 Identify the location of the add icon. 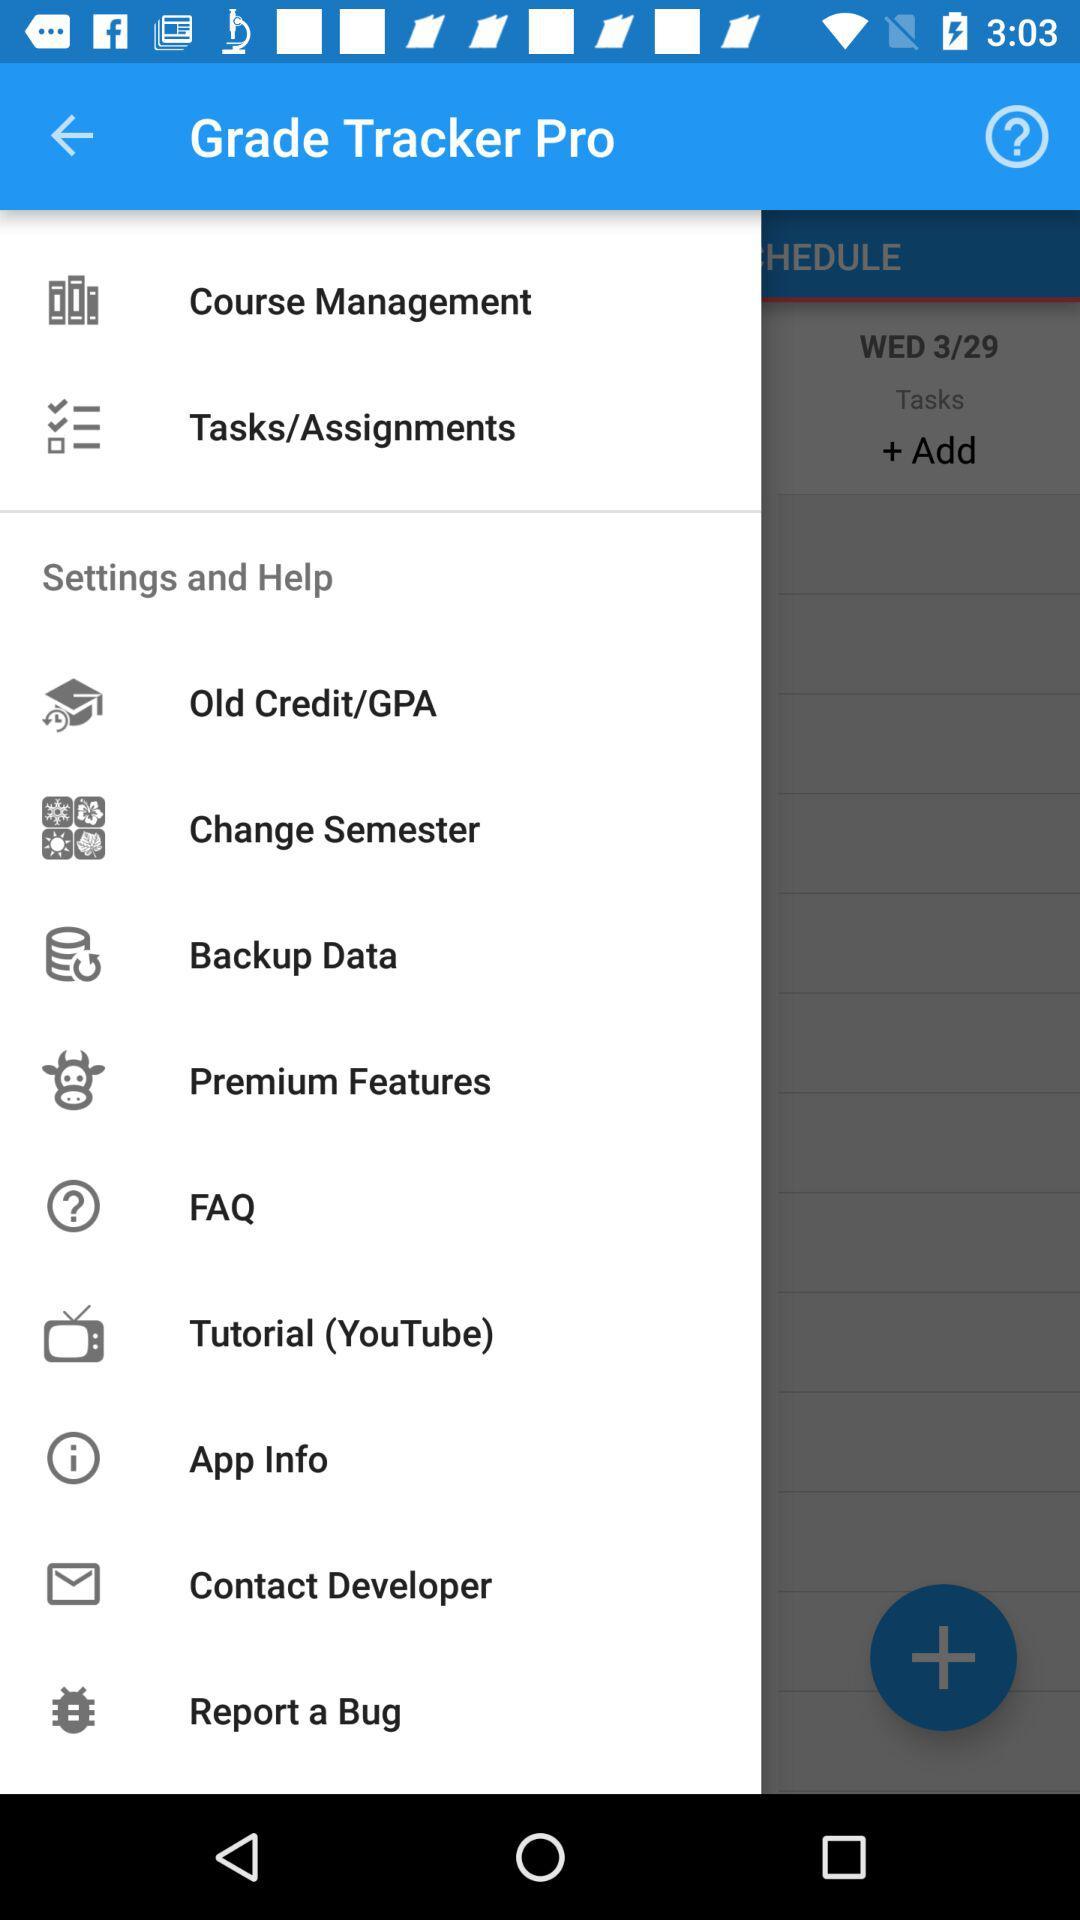
(943, 1657).